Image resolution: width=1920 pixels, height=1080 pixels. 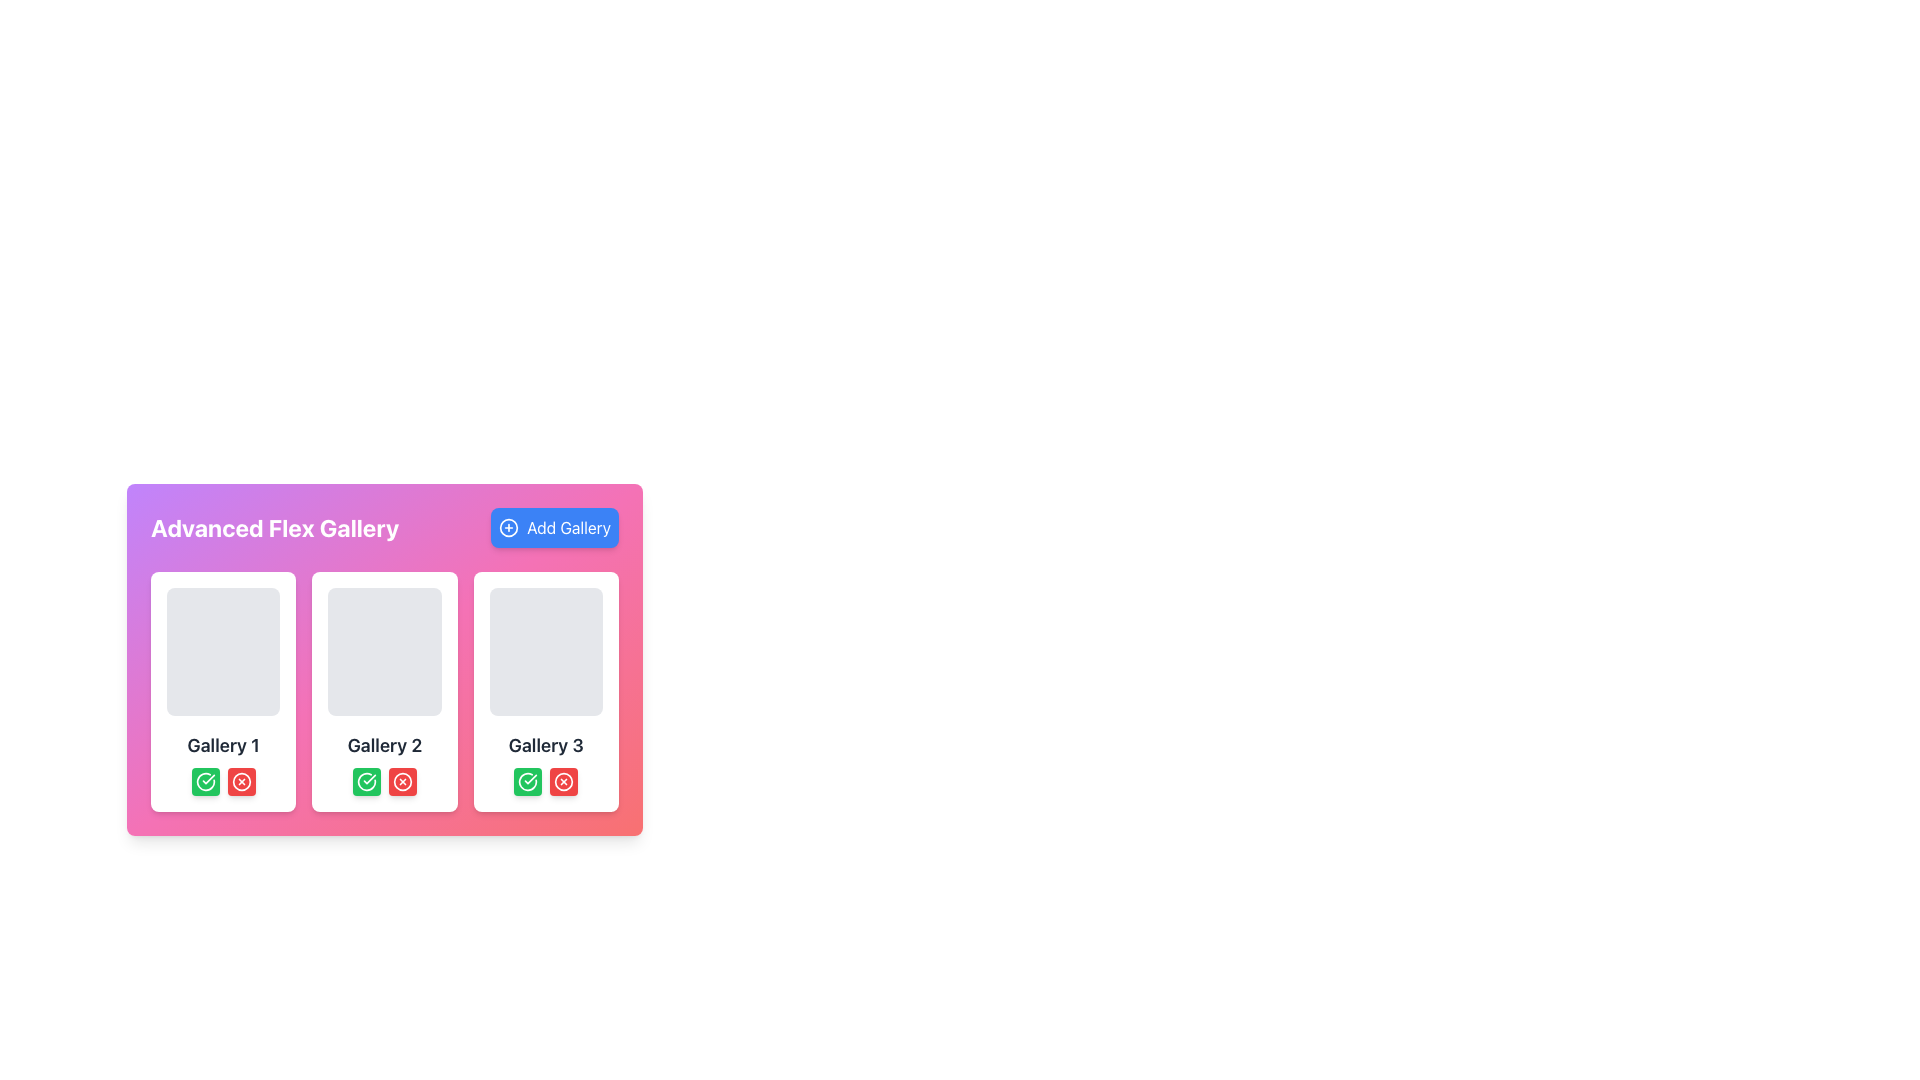 What do you see at coordinates (384, 651) in the screenshot?
I see `the light gray rectangular placeholder located in the upper region of the 'Gallery 2' box within the 'Advanced Flex Gallery' section` at bounding box center [384, 651].